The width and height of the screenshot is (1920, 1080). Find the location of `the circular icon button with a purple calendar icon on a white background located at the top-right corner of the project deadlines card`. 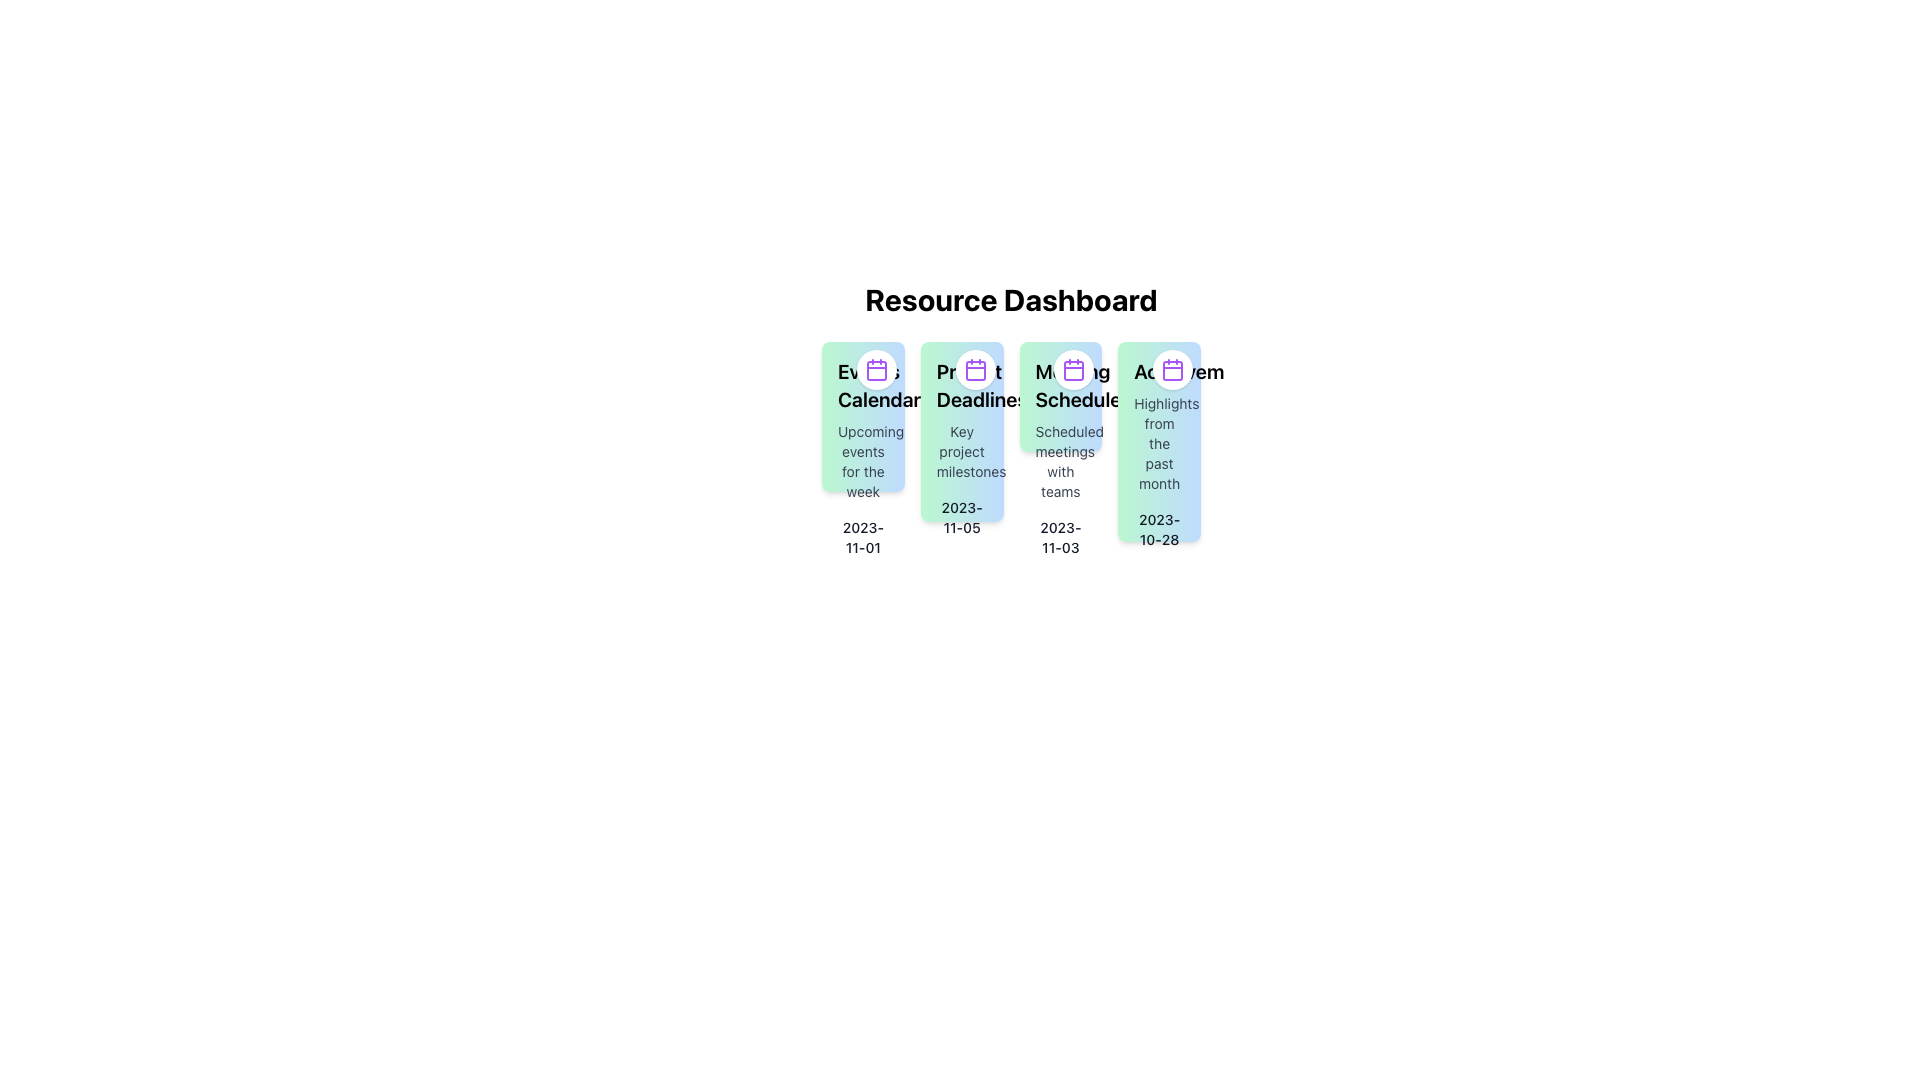

the circular icon button with a purple calendar icon on a white background located at the top-right corner of the project deadlines card is located at coordinates (975, 370).